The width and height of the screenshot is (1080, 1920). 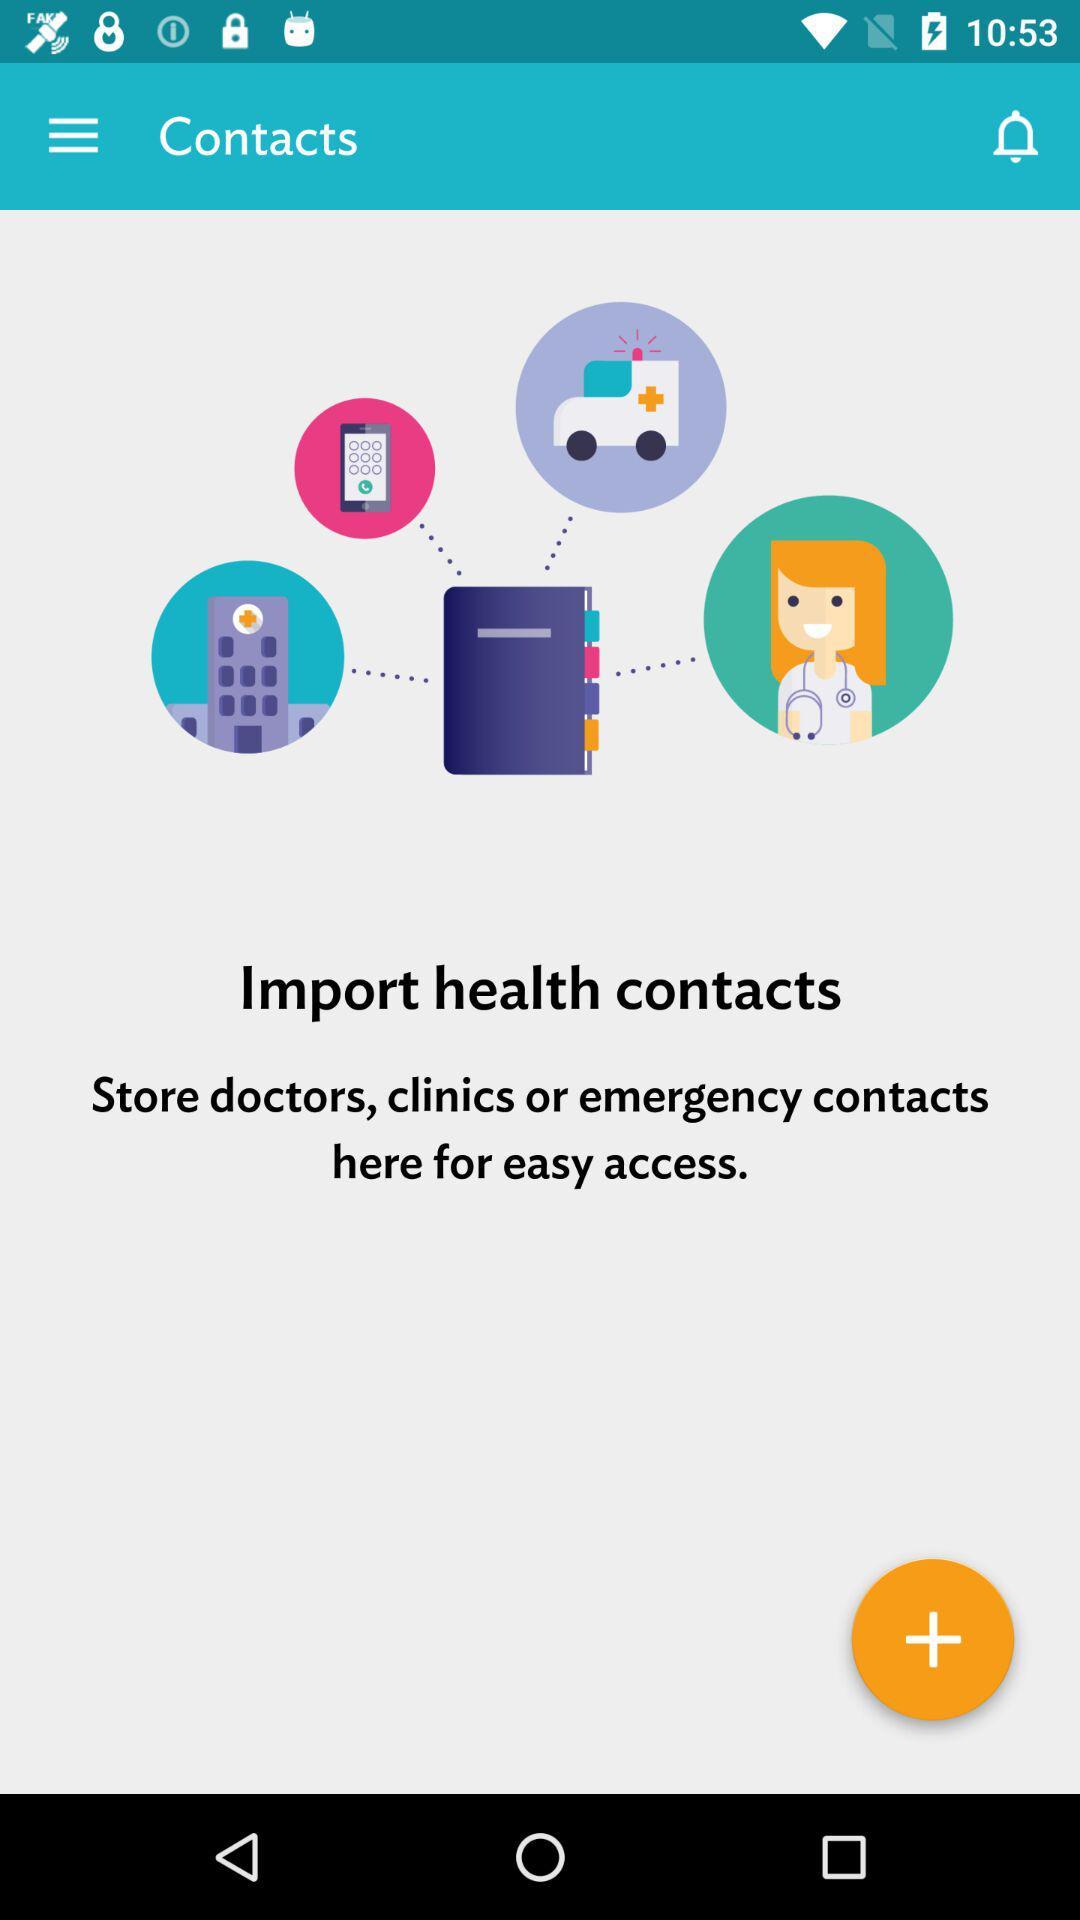 I want to click on app to the right of contacts item, so click(x=1017, y=135).